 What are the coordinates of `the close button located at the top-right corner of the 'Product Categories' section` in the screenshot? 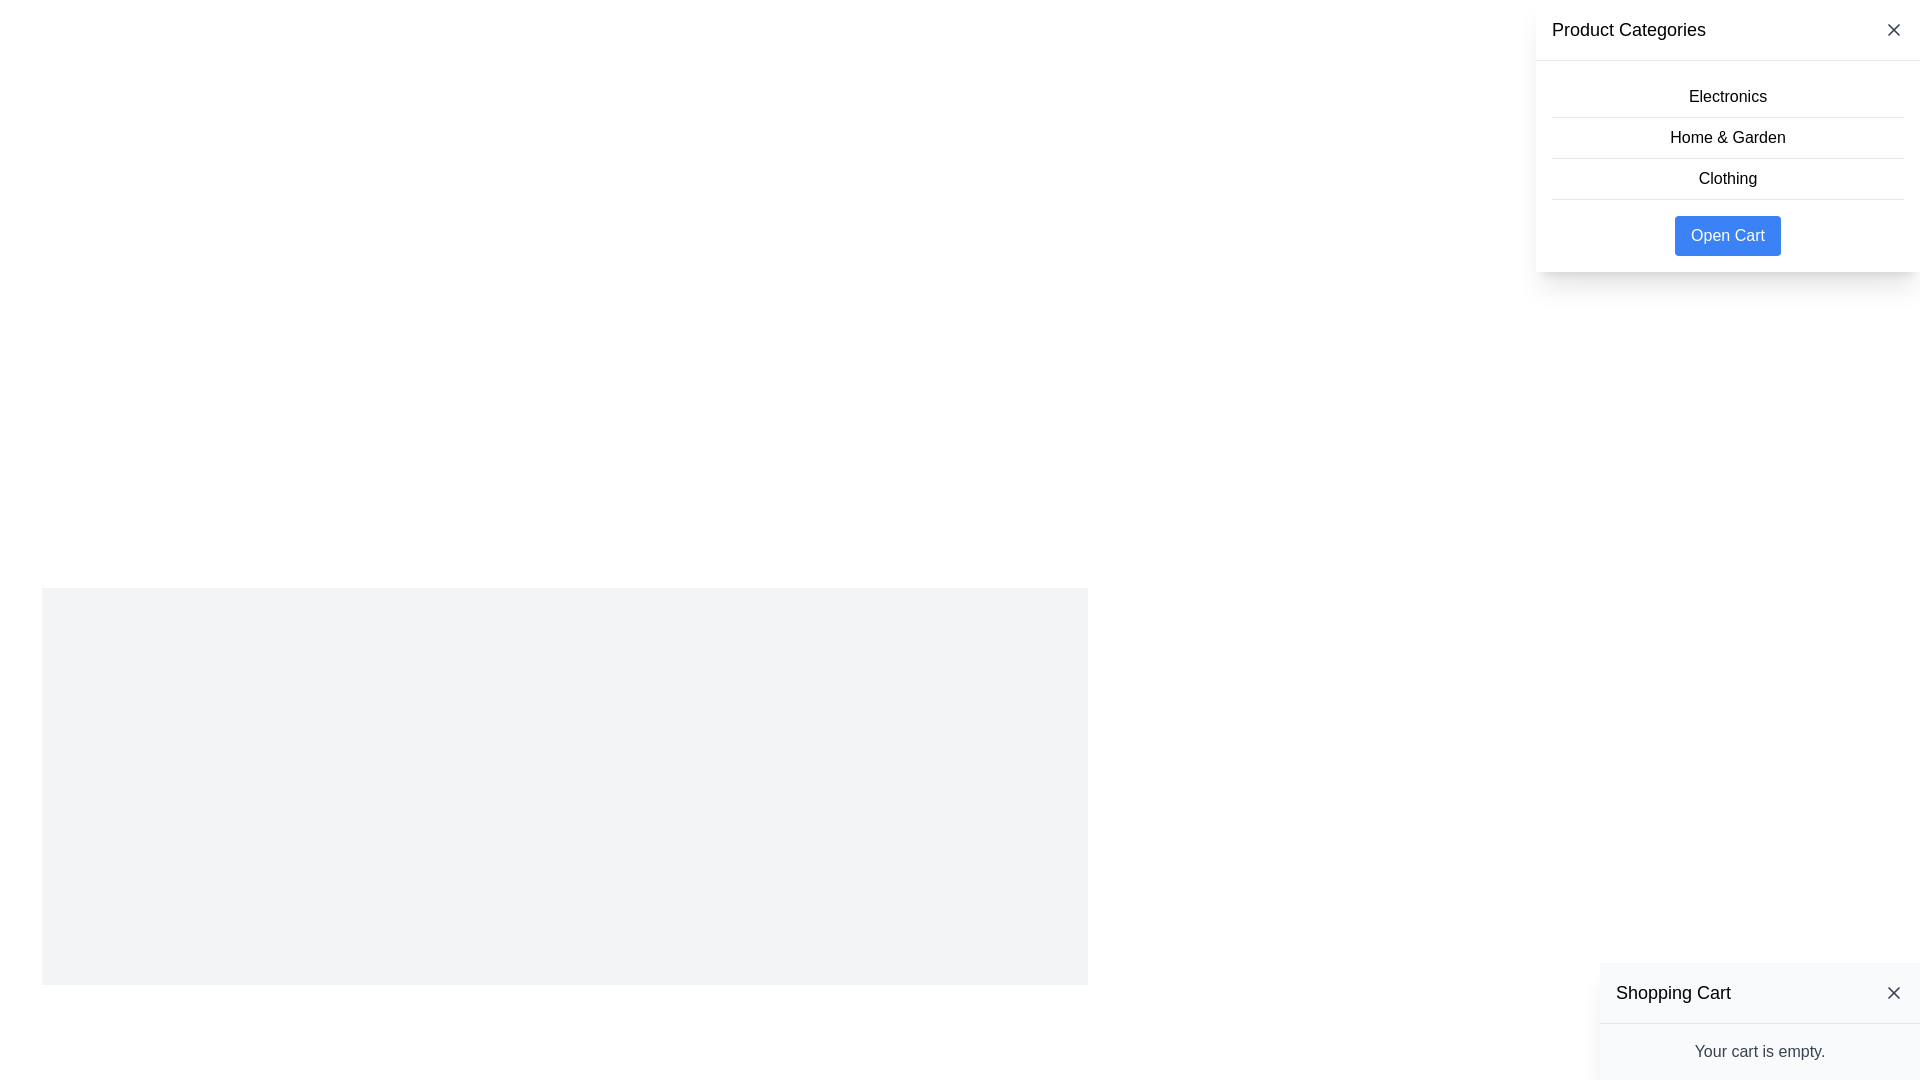 It's located at (1893, 30).